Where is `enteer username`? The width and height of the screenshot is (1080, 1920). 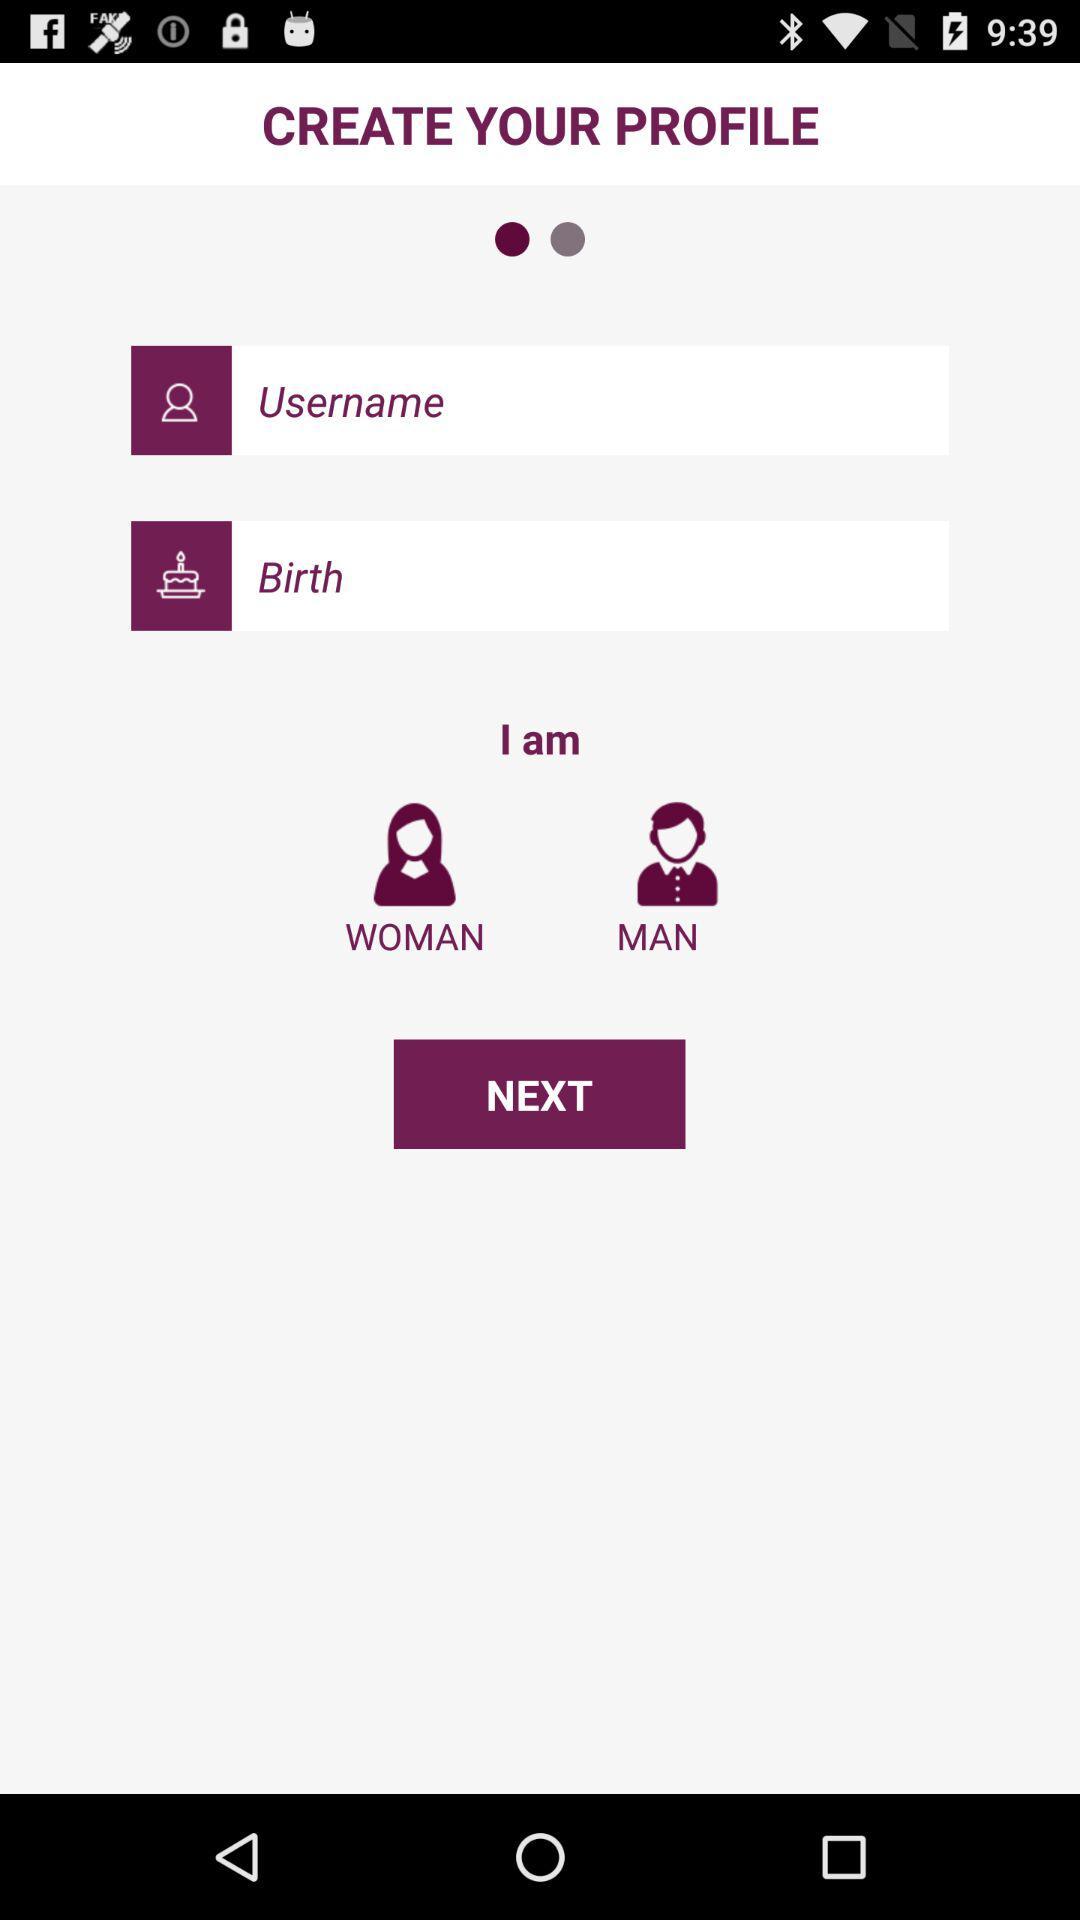
enteer username is located at coordinates (589, 400).